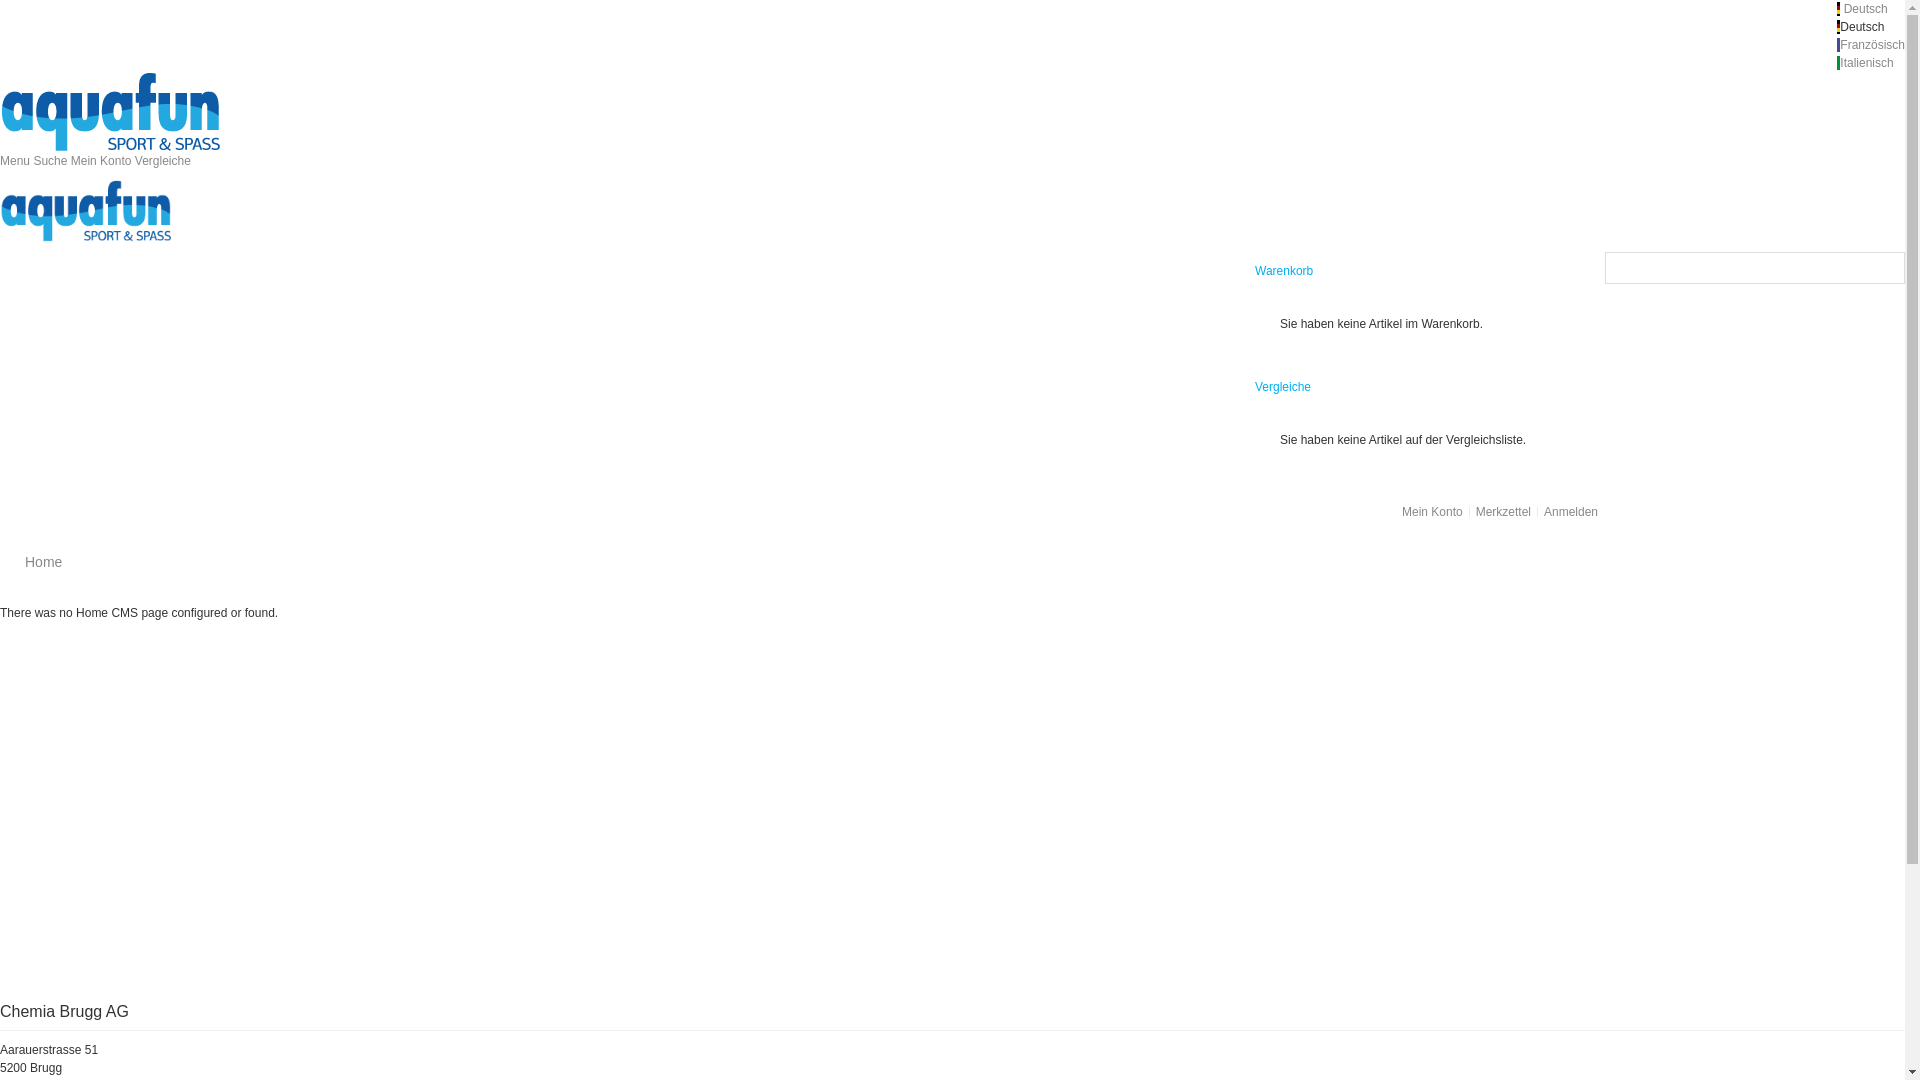 This screenshot has width=1920, height=1080. I want to click on 'Merkzettel', so click(1503, 511).